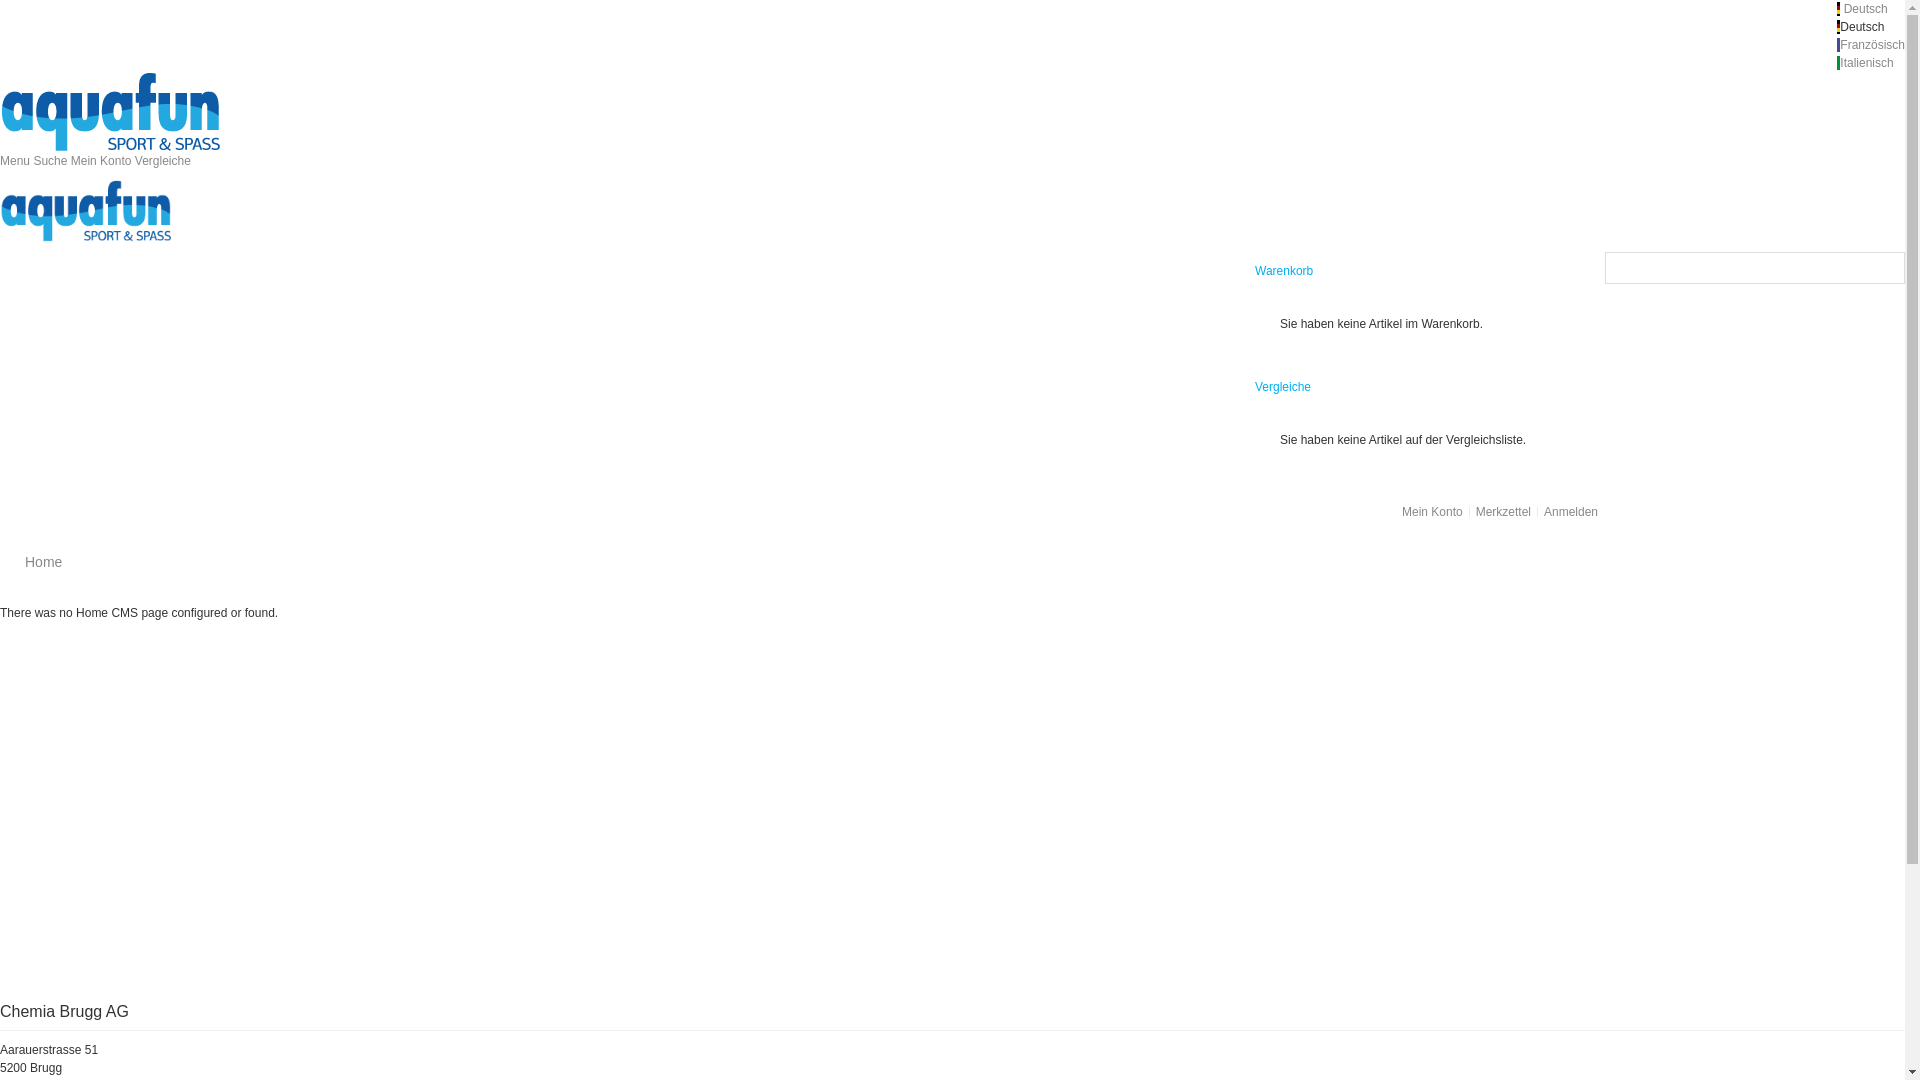 This screenshot has width=1920, height=1080. I want to click on 'Merkzettel', so click(1503, 511).